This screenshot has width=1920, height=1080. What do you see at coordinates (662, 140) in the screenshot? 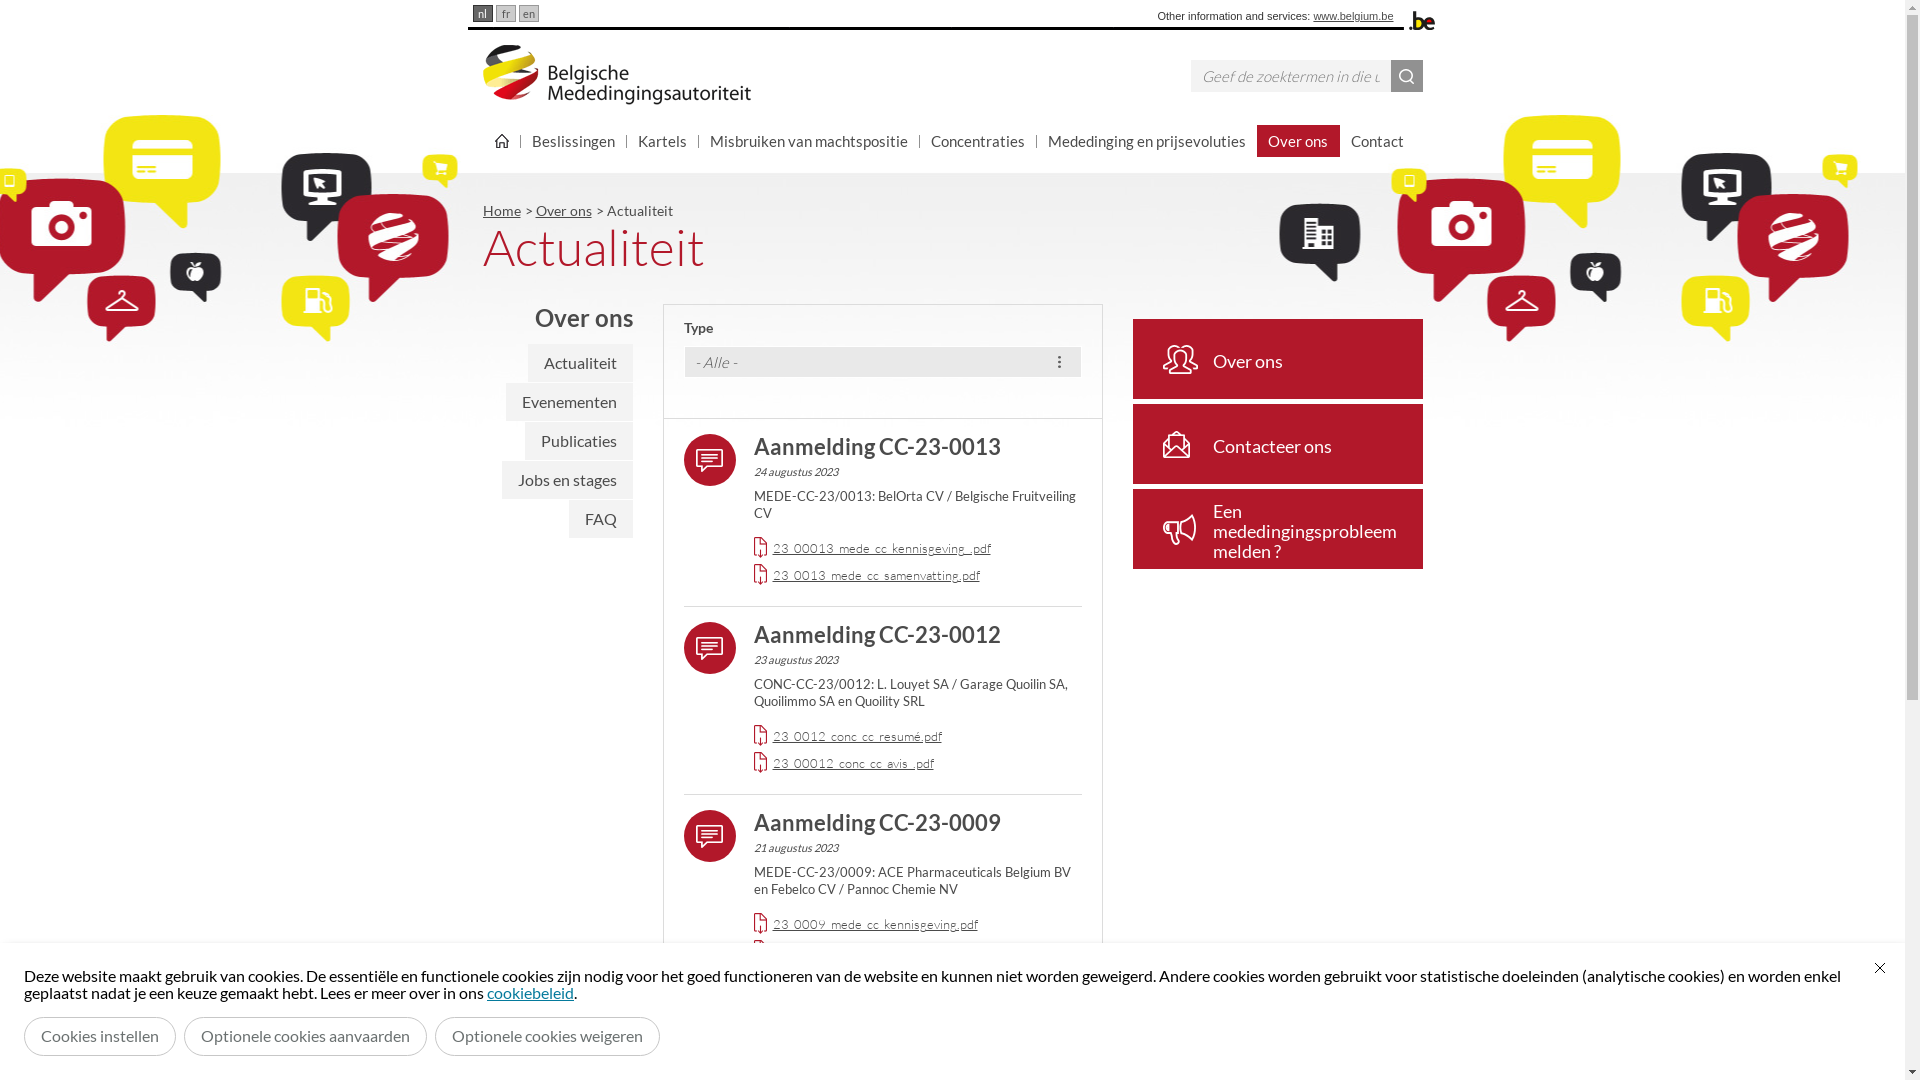
I see `'Kartels'` at bounding box center [662, 140].